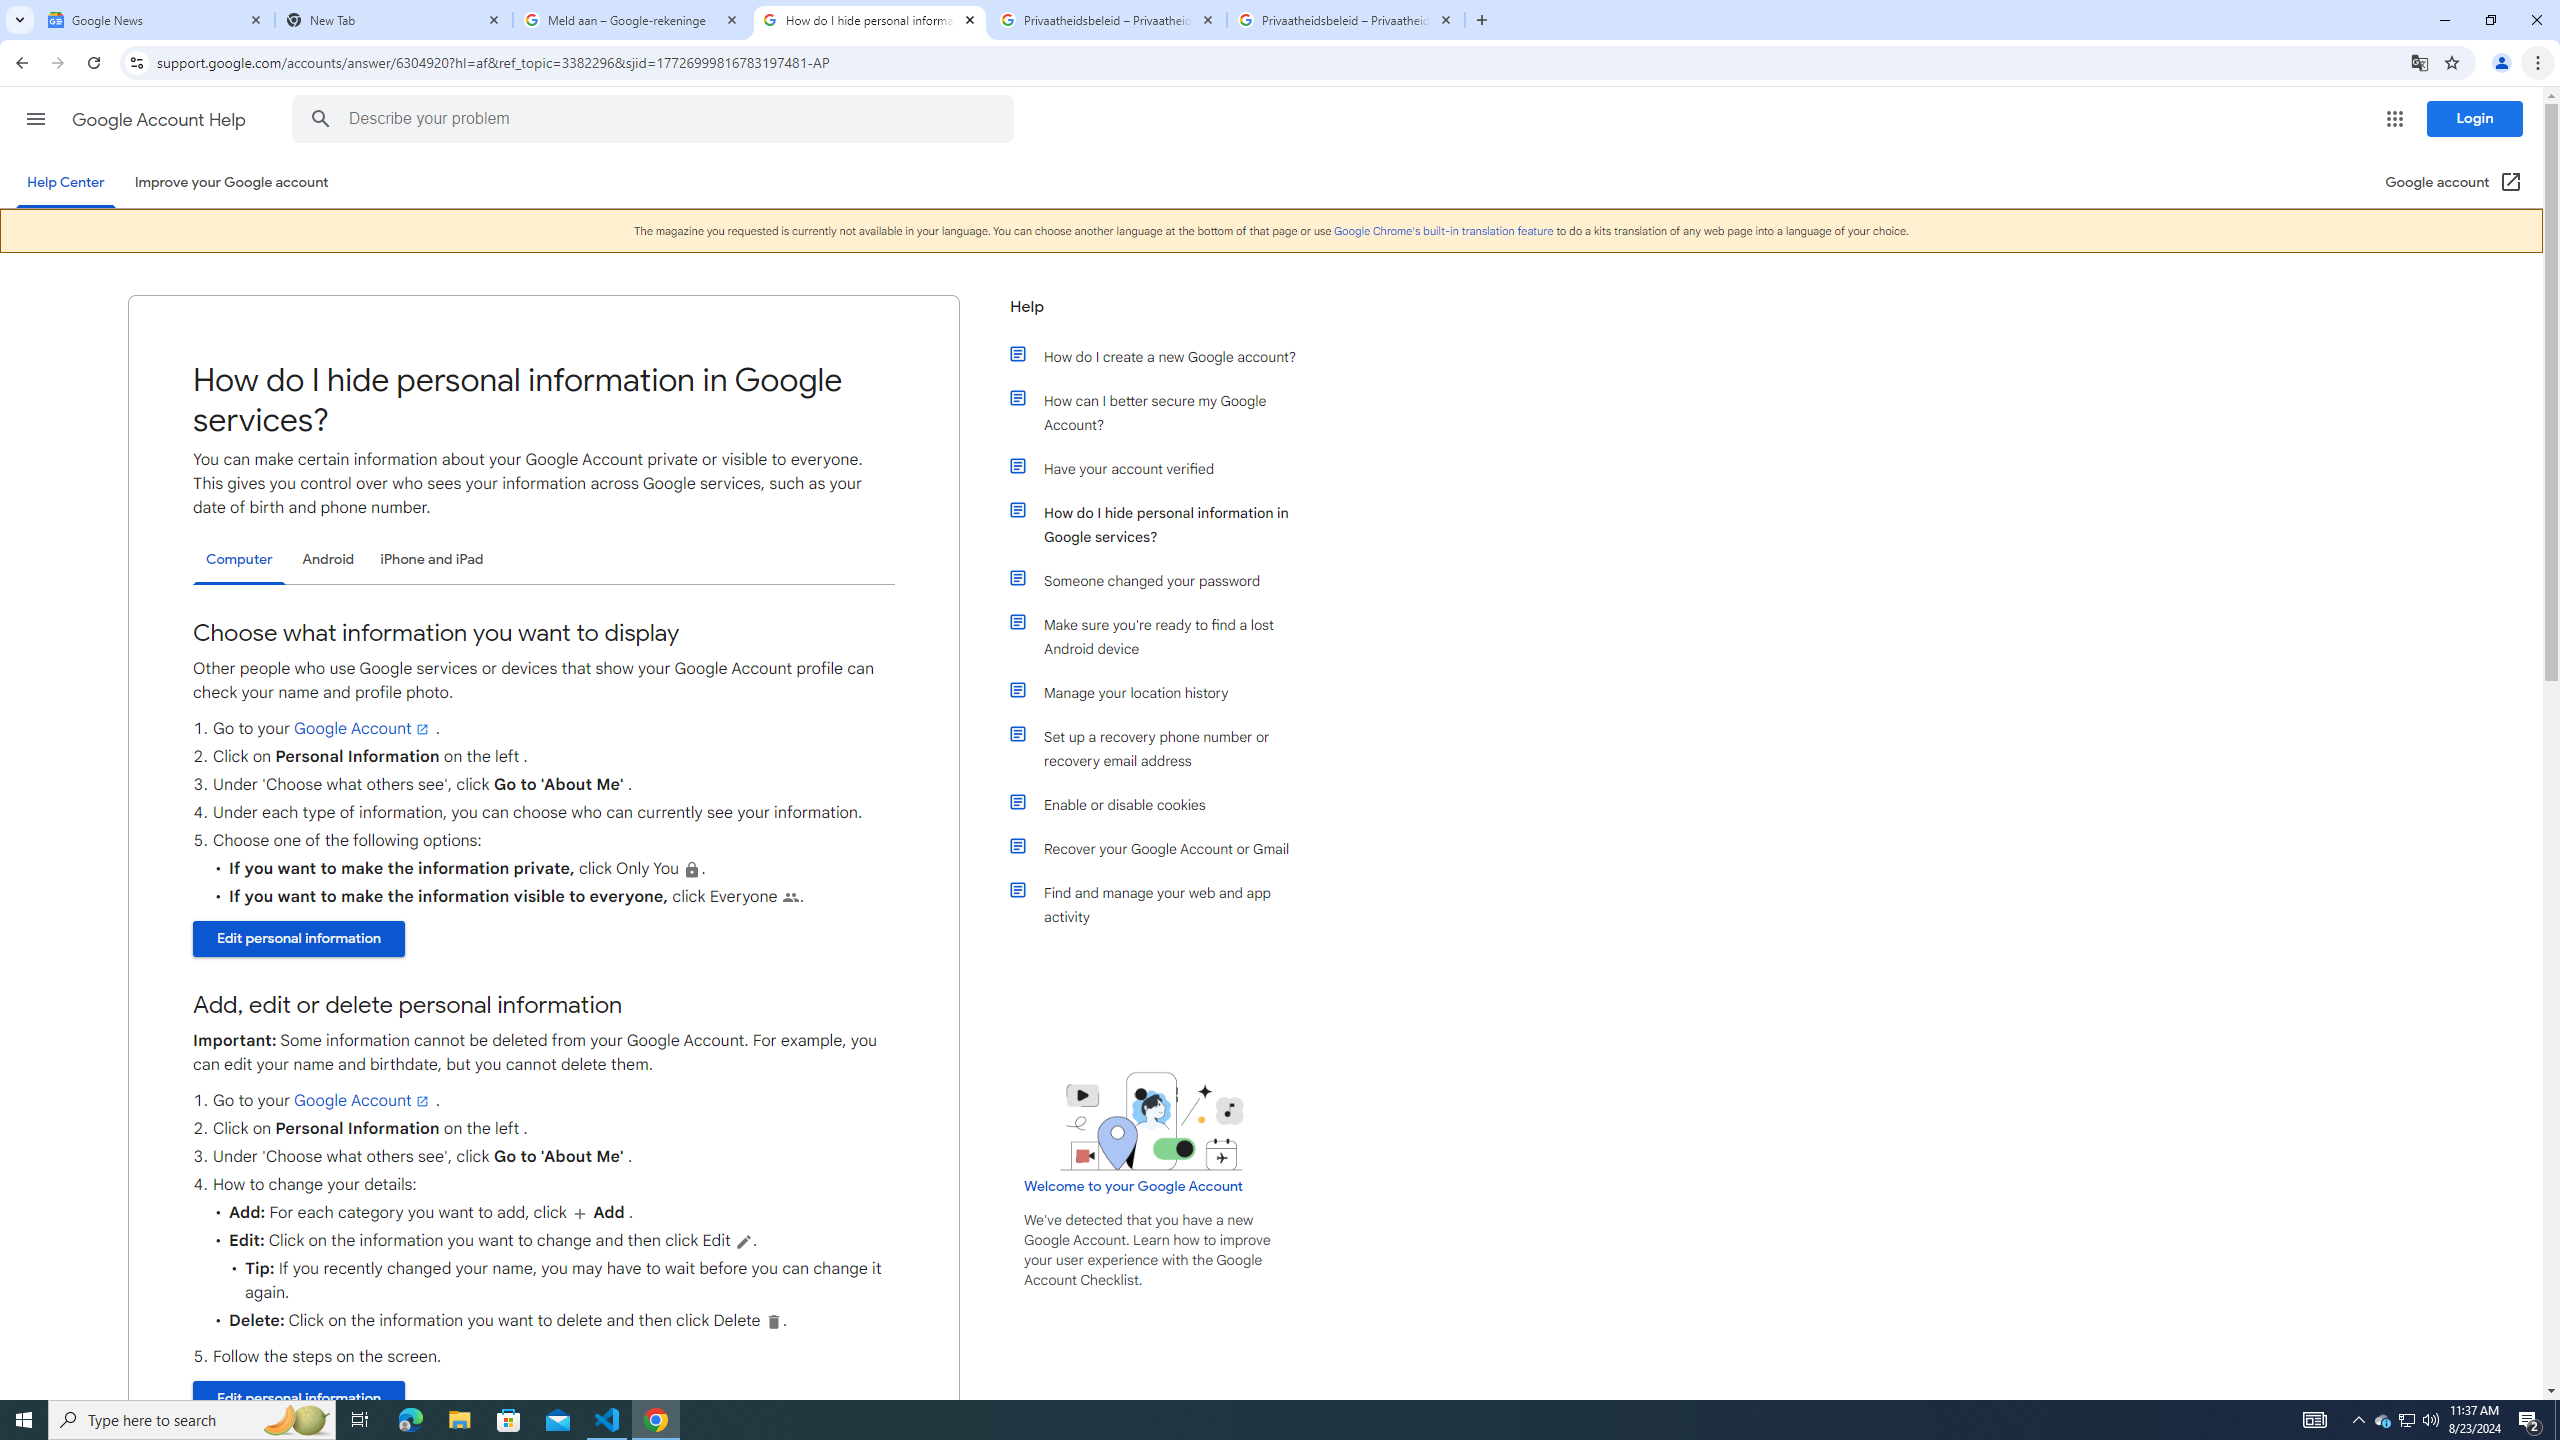  Describe the element at coordinates (2420, 61) in the screenshot. I see `'Translate this page'` at that location.